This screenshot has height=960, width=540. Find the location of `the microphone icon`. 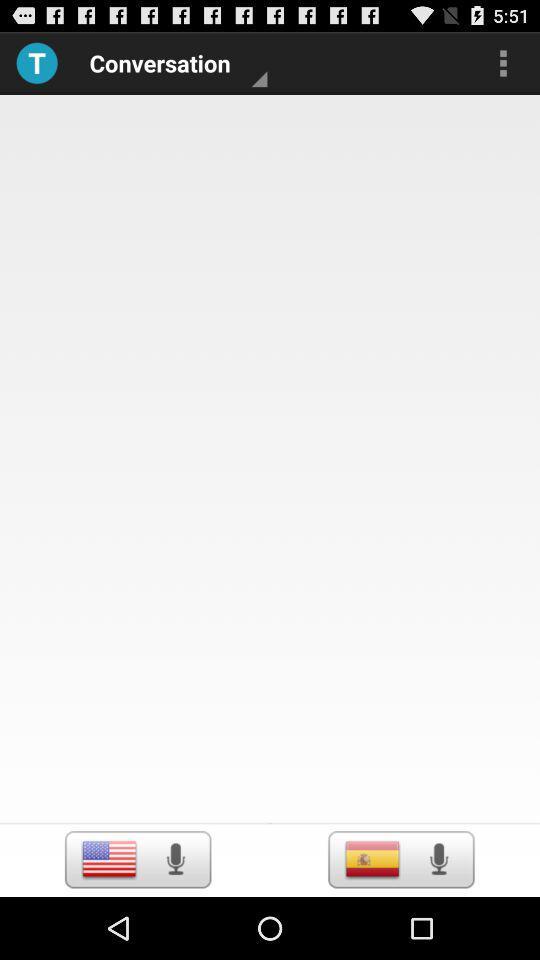

the microphone icon is located at coordinates (175, 920).